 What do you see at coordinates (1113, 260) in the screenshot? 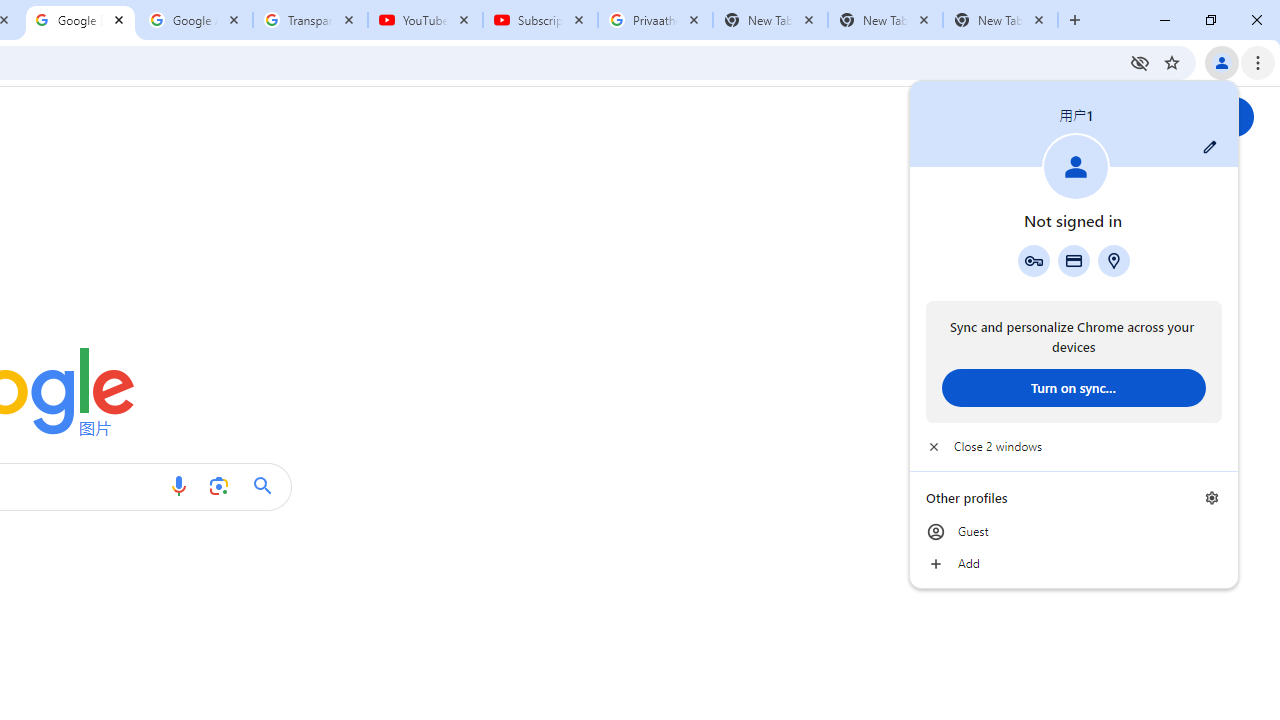
I see `'Addresses and more'` at bounding box center [1113, 260].